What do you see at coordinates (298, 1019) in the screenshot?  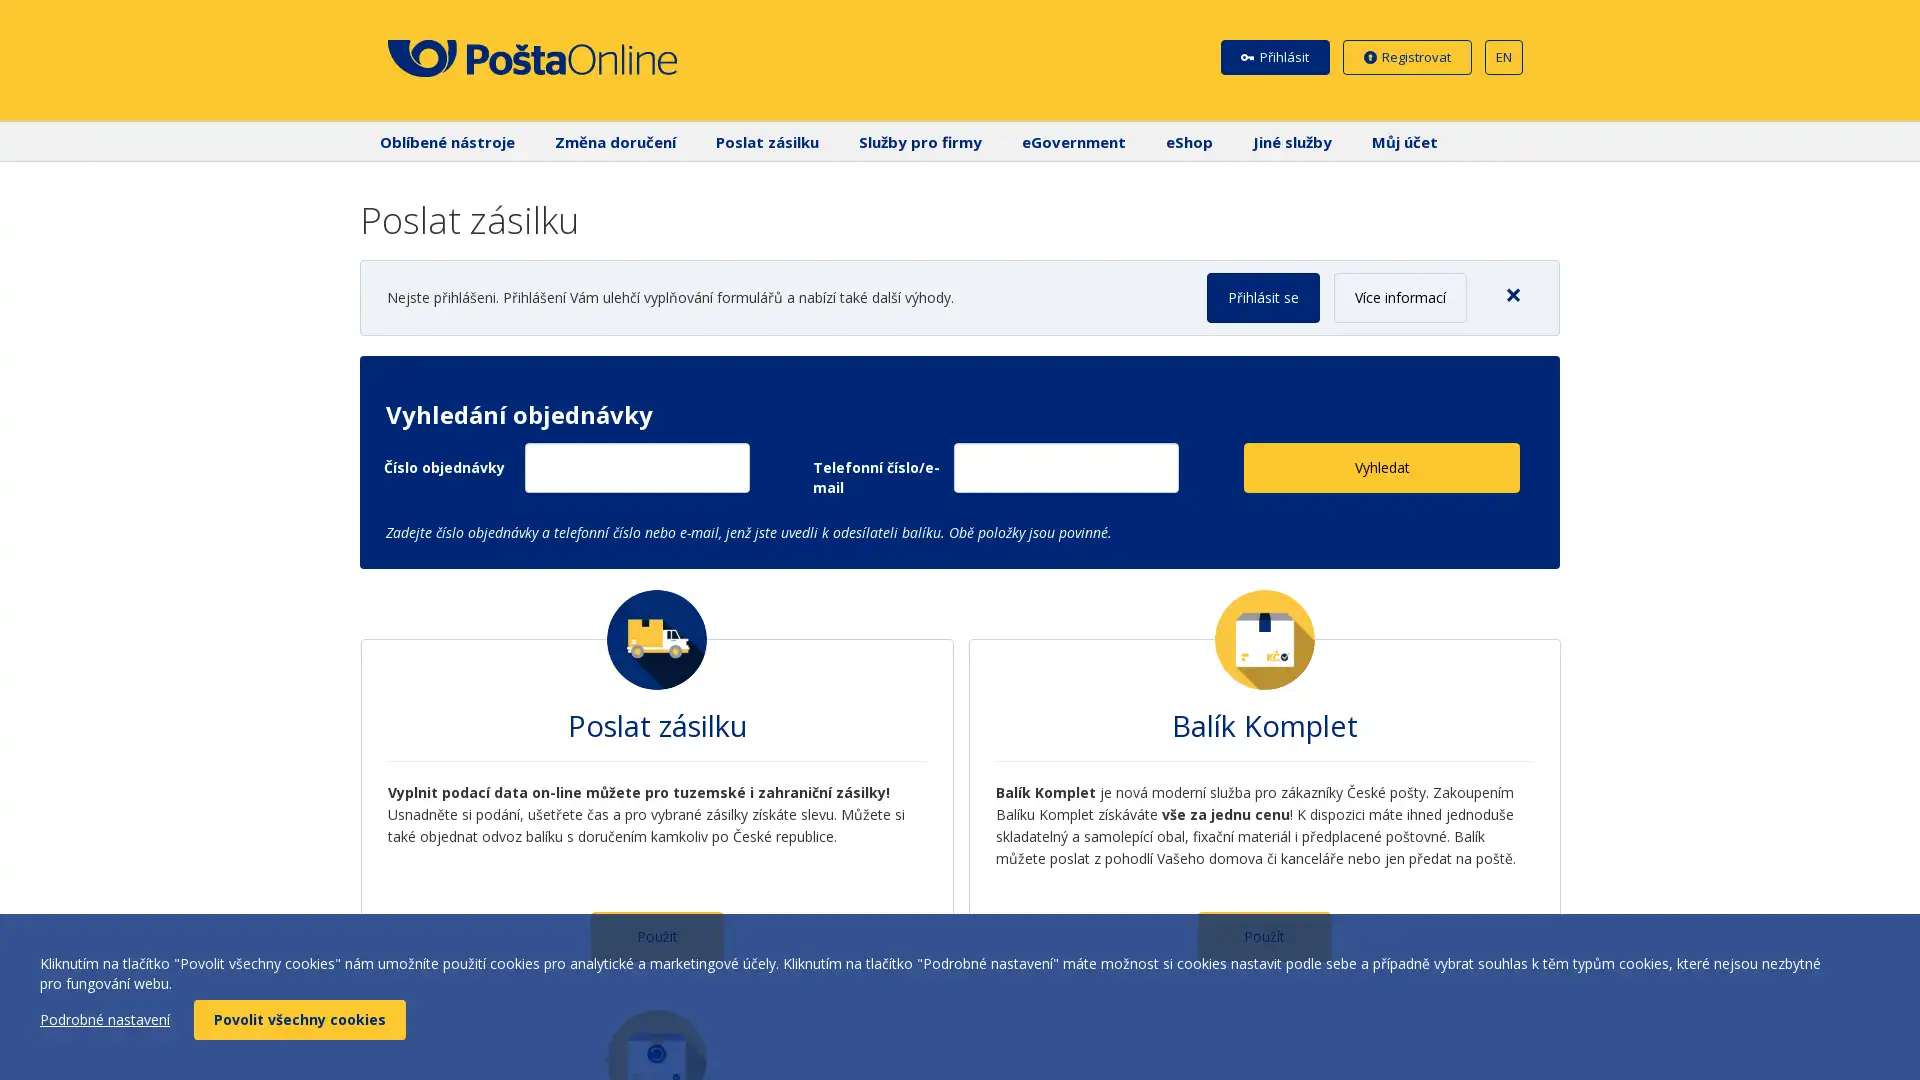 I see `Povolit vsechny cookies` at bounding box center [298, 1019].